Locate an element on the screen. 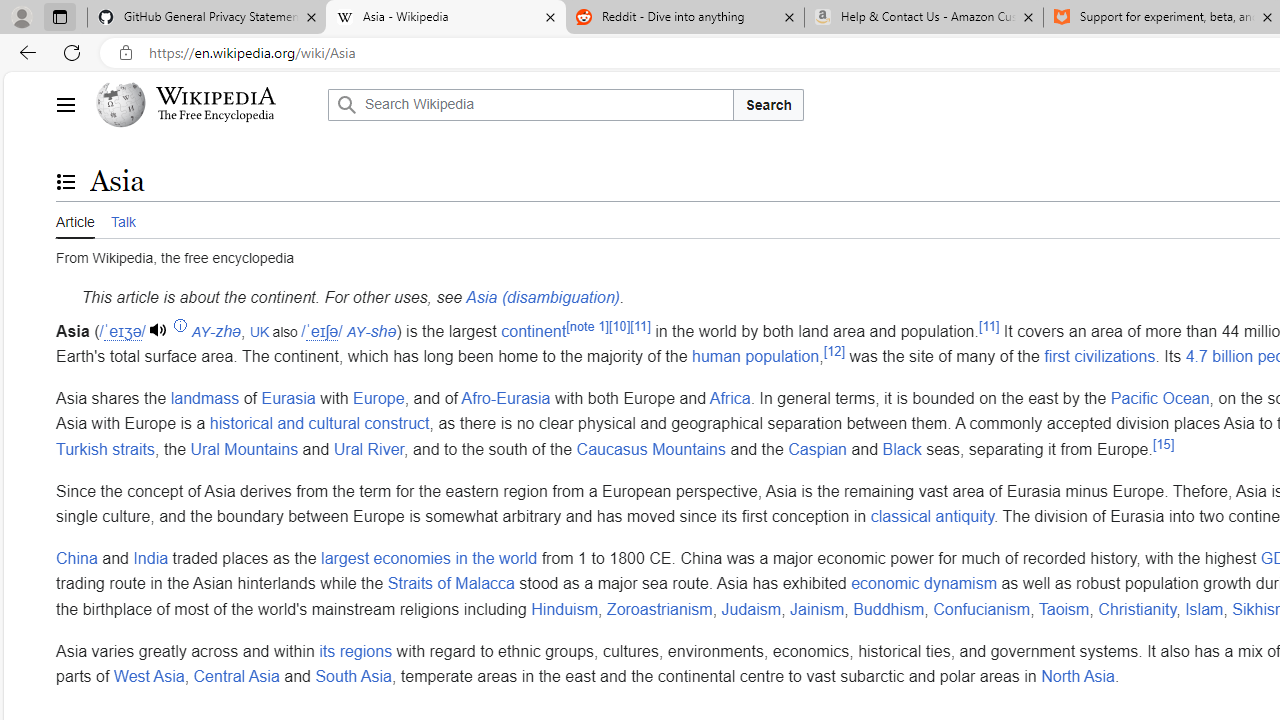 The width and height of the screenshot is (1280, 720). 'Reddit - Dive into anything' is located at coordinates (684, 17).